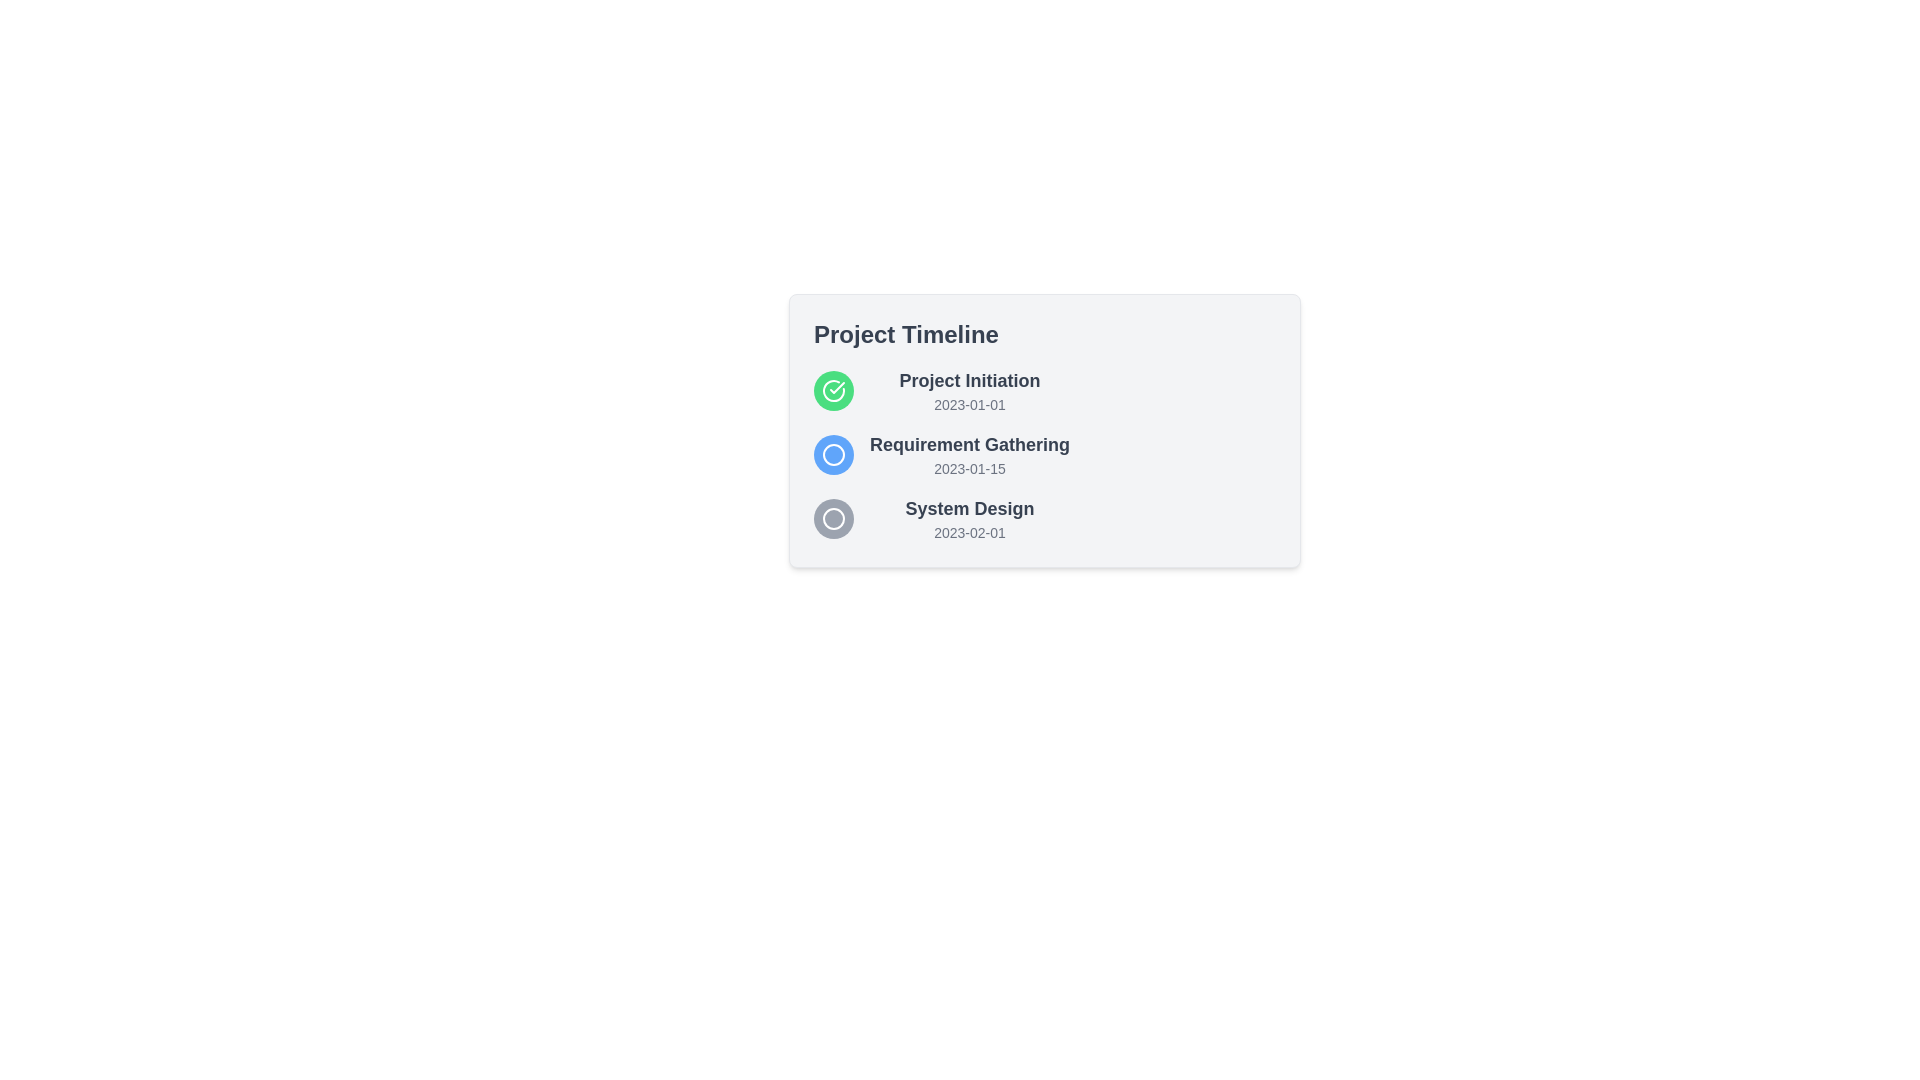 This screenshot has width=1920, height=1080. Describe the element at coordinates (834, 518) in the screenshot. I see `the circular graphic that symbolizes the final phase of the project timeline labeled 'System Design'` at that location.